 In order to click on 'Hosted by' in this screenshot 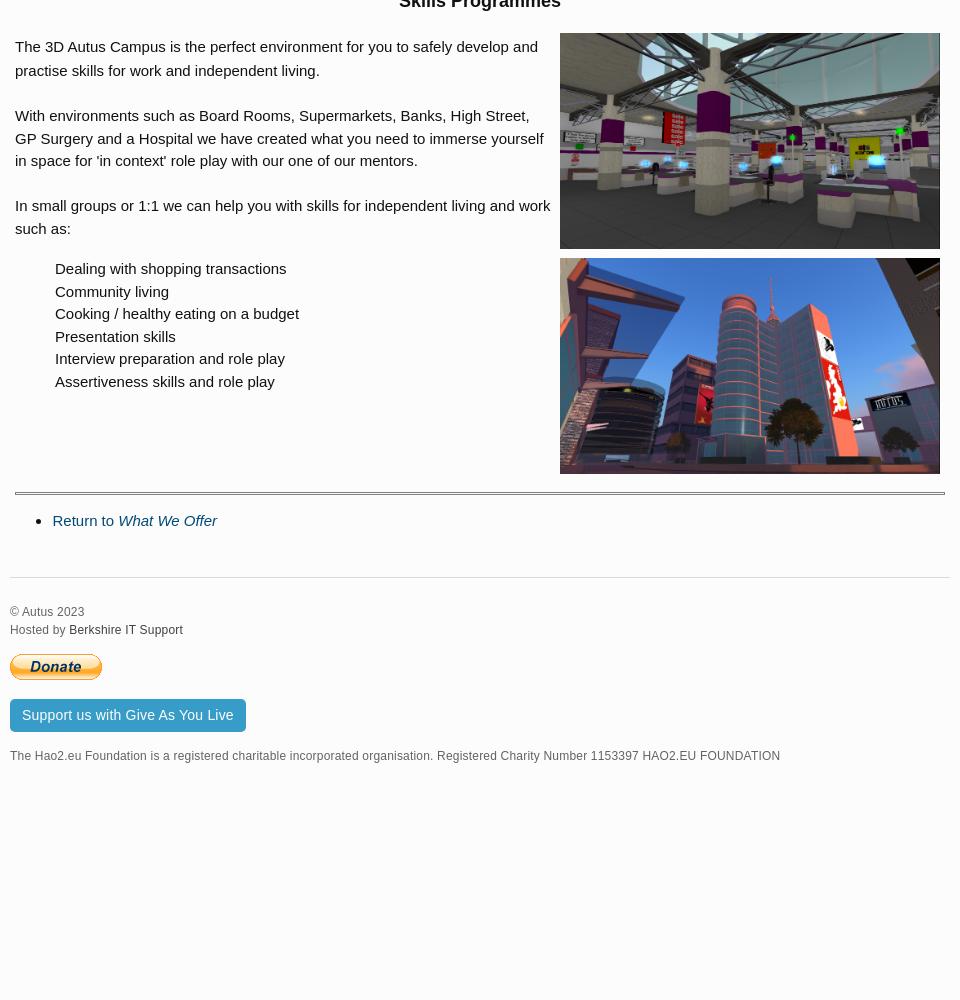, I will do `click(38, 630)`.